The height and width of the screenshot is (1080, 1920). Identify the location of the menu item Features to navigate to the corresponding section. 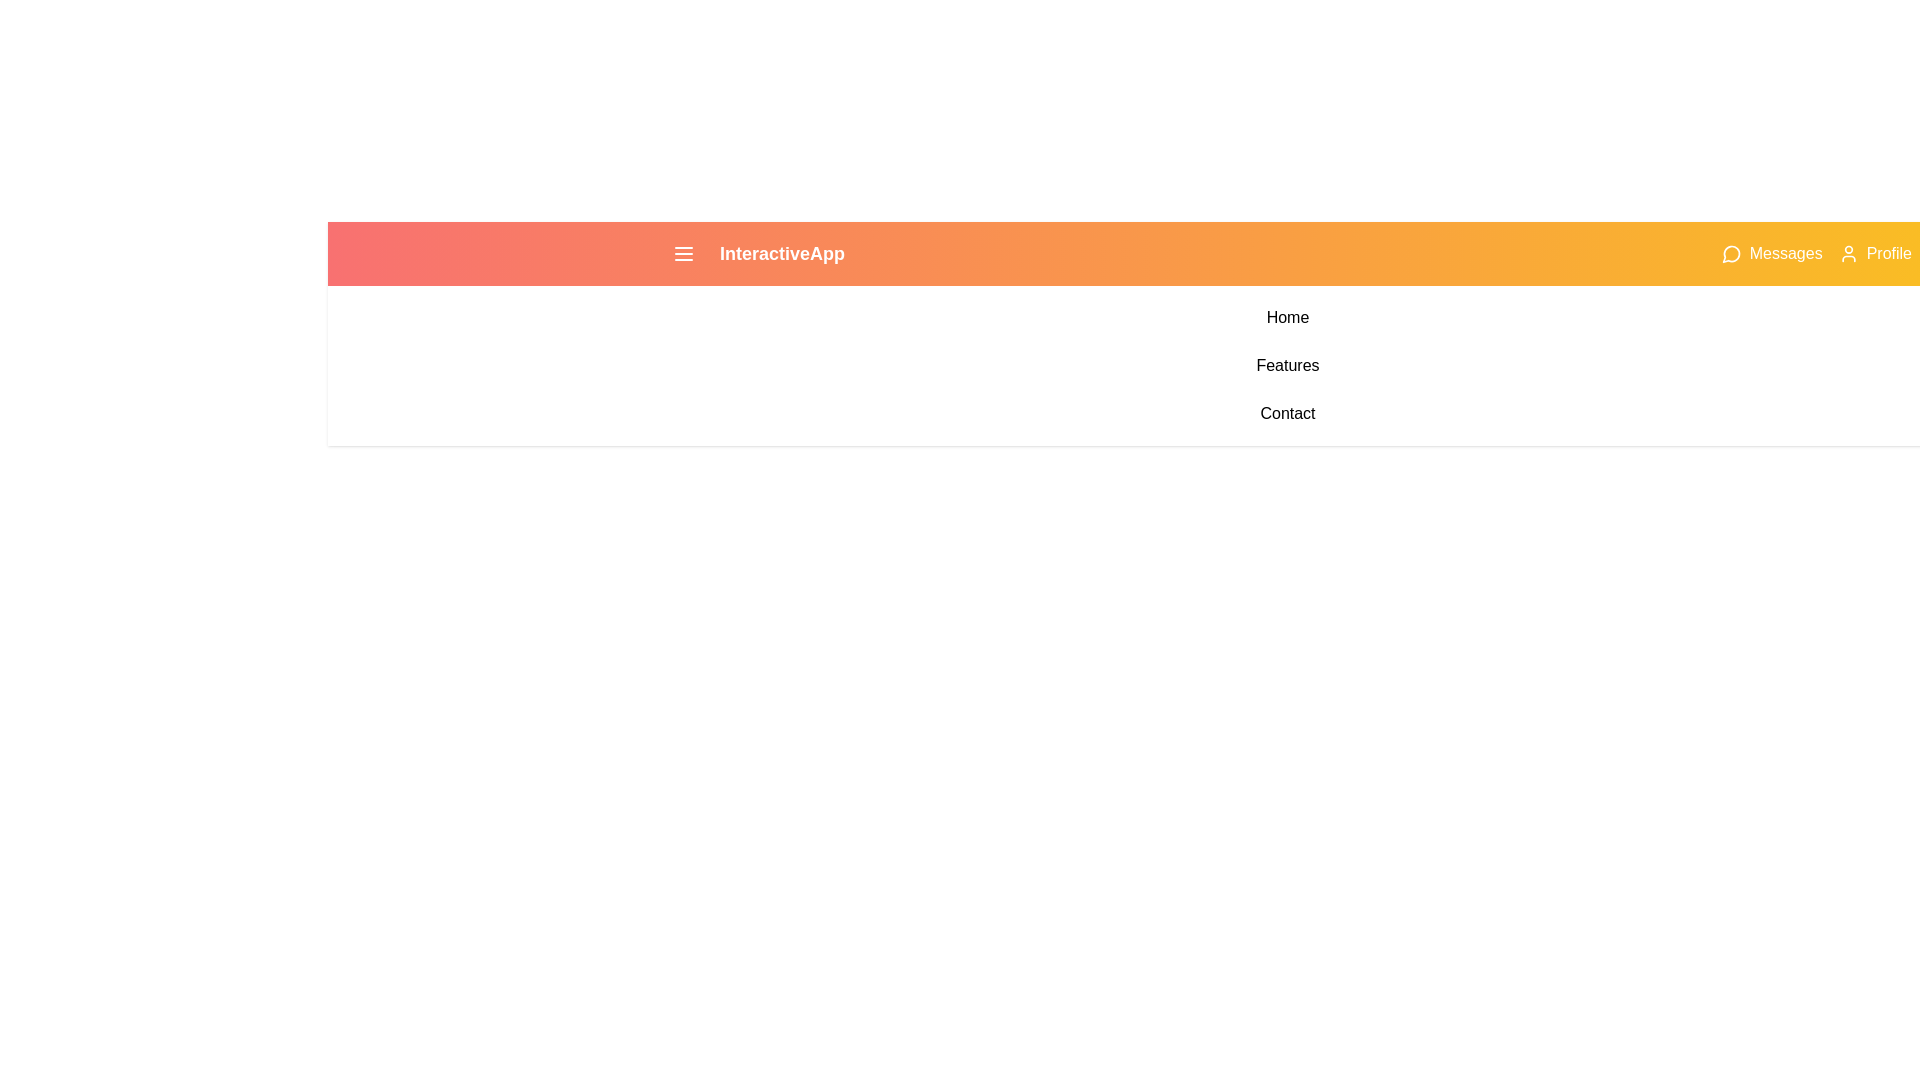
(1287, 366).